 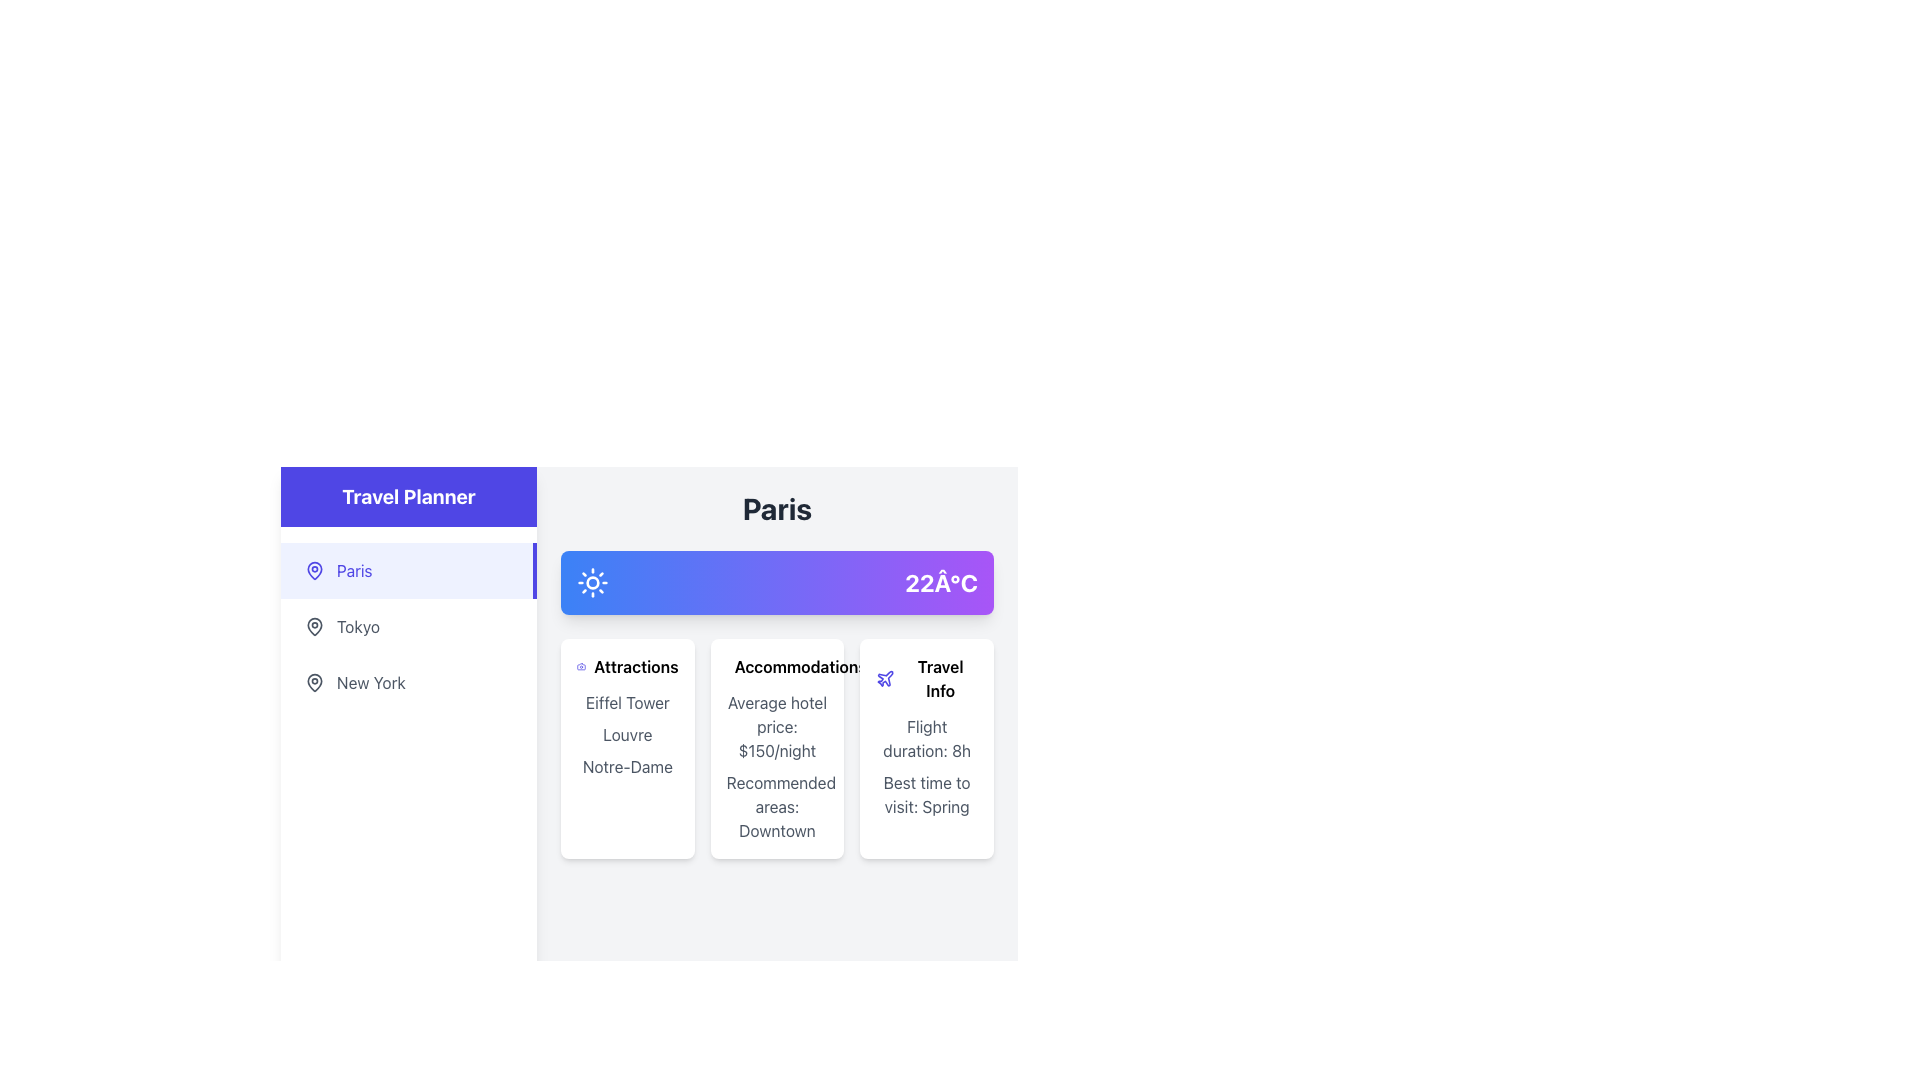 I want to click on the static text label 'Louvre' which is the second item in the list of attractions under the 'Attractions' section, so click(x=626, y=735).